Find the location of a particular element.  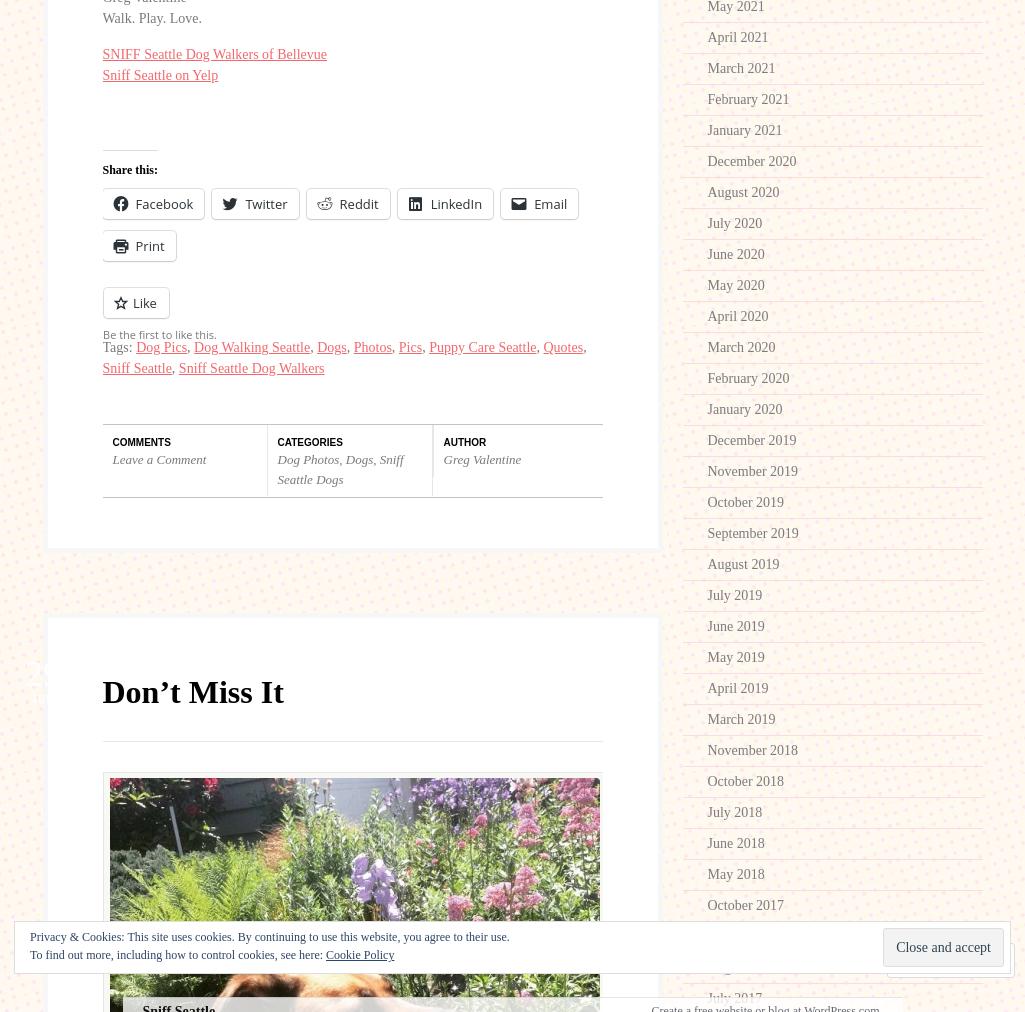

'Twitter' is located at coordinates (264, 204).